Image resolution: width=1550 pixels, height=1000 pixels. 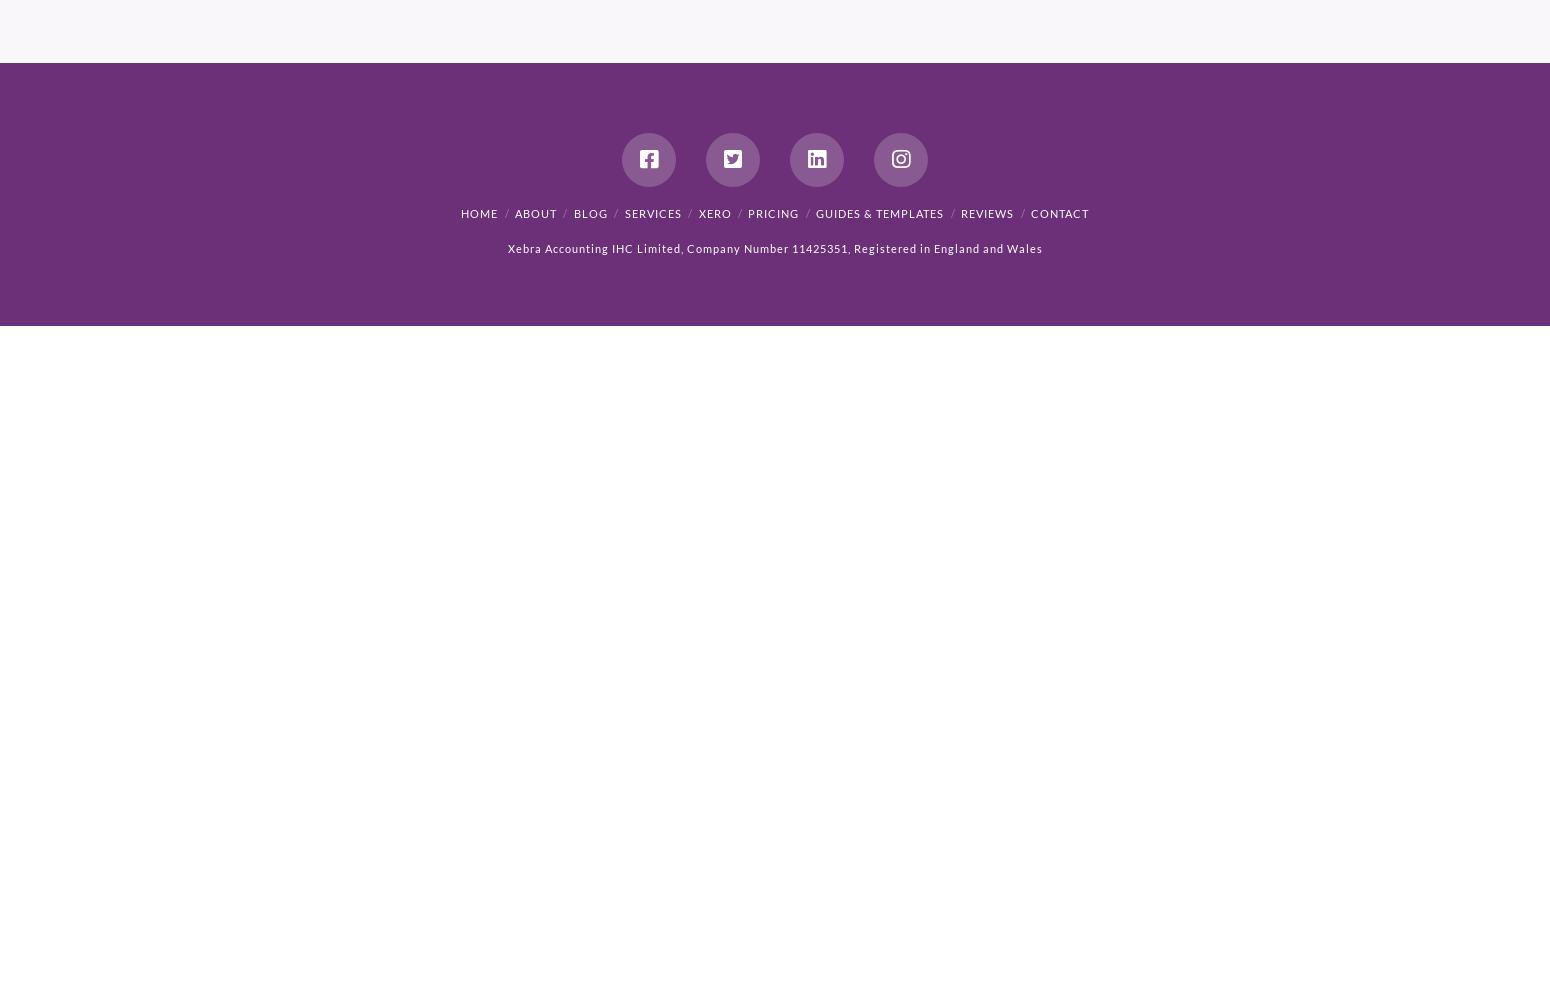 I want to click on 'Pricing', so click(x=773, y=212).